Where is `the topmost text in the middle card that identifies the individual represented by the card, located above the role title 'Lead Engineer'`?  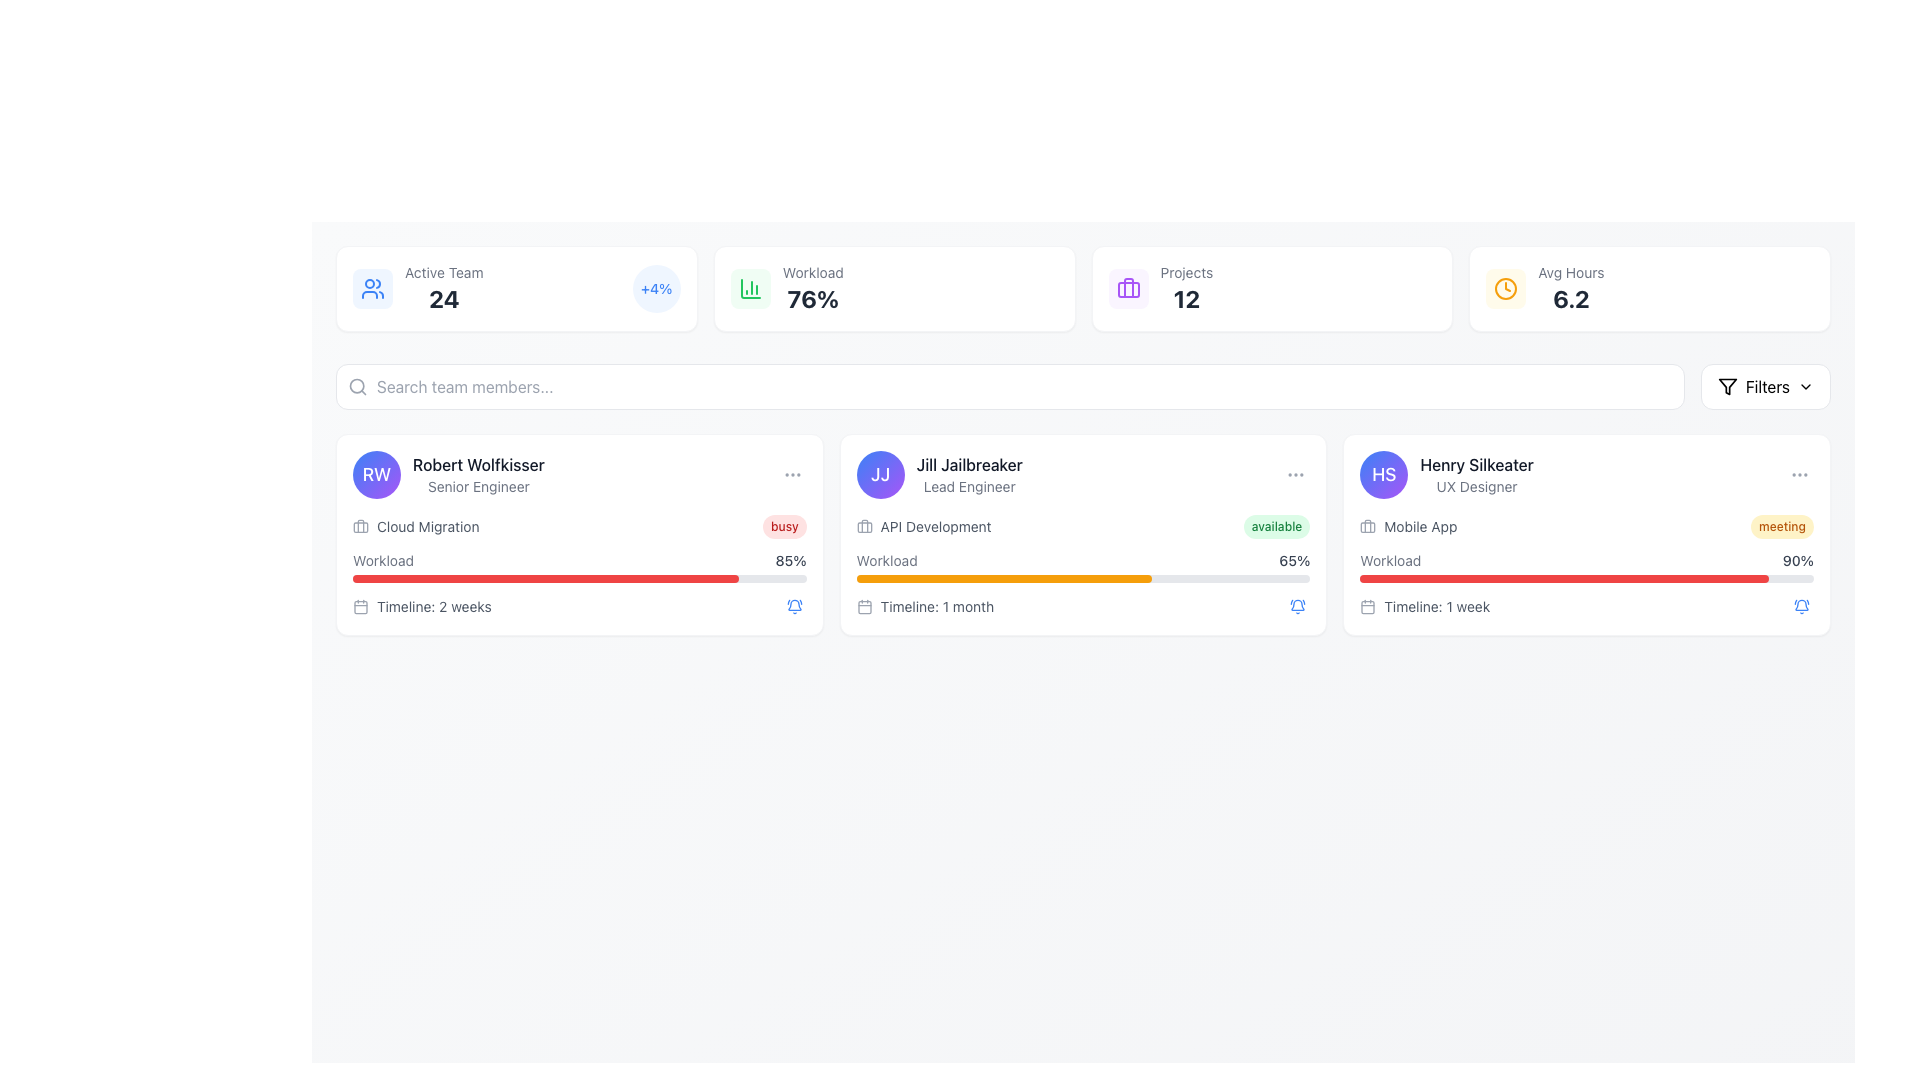 the topmost text in the middle card that identifies the individual represented by the card, located above the role title 'Lead Engineer' is located at coordinates (969, 465).